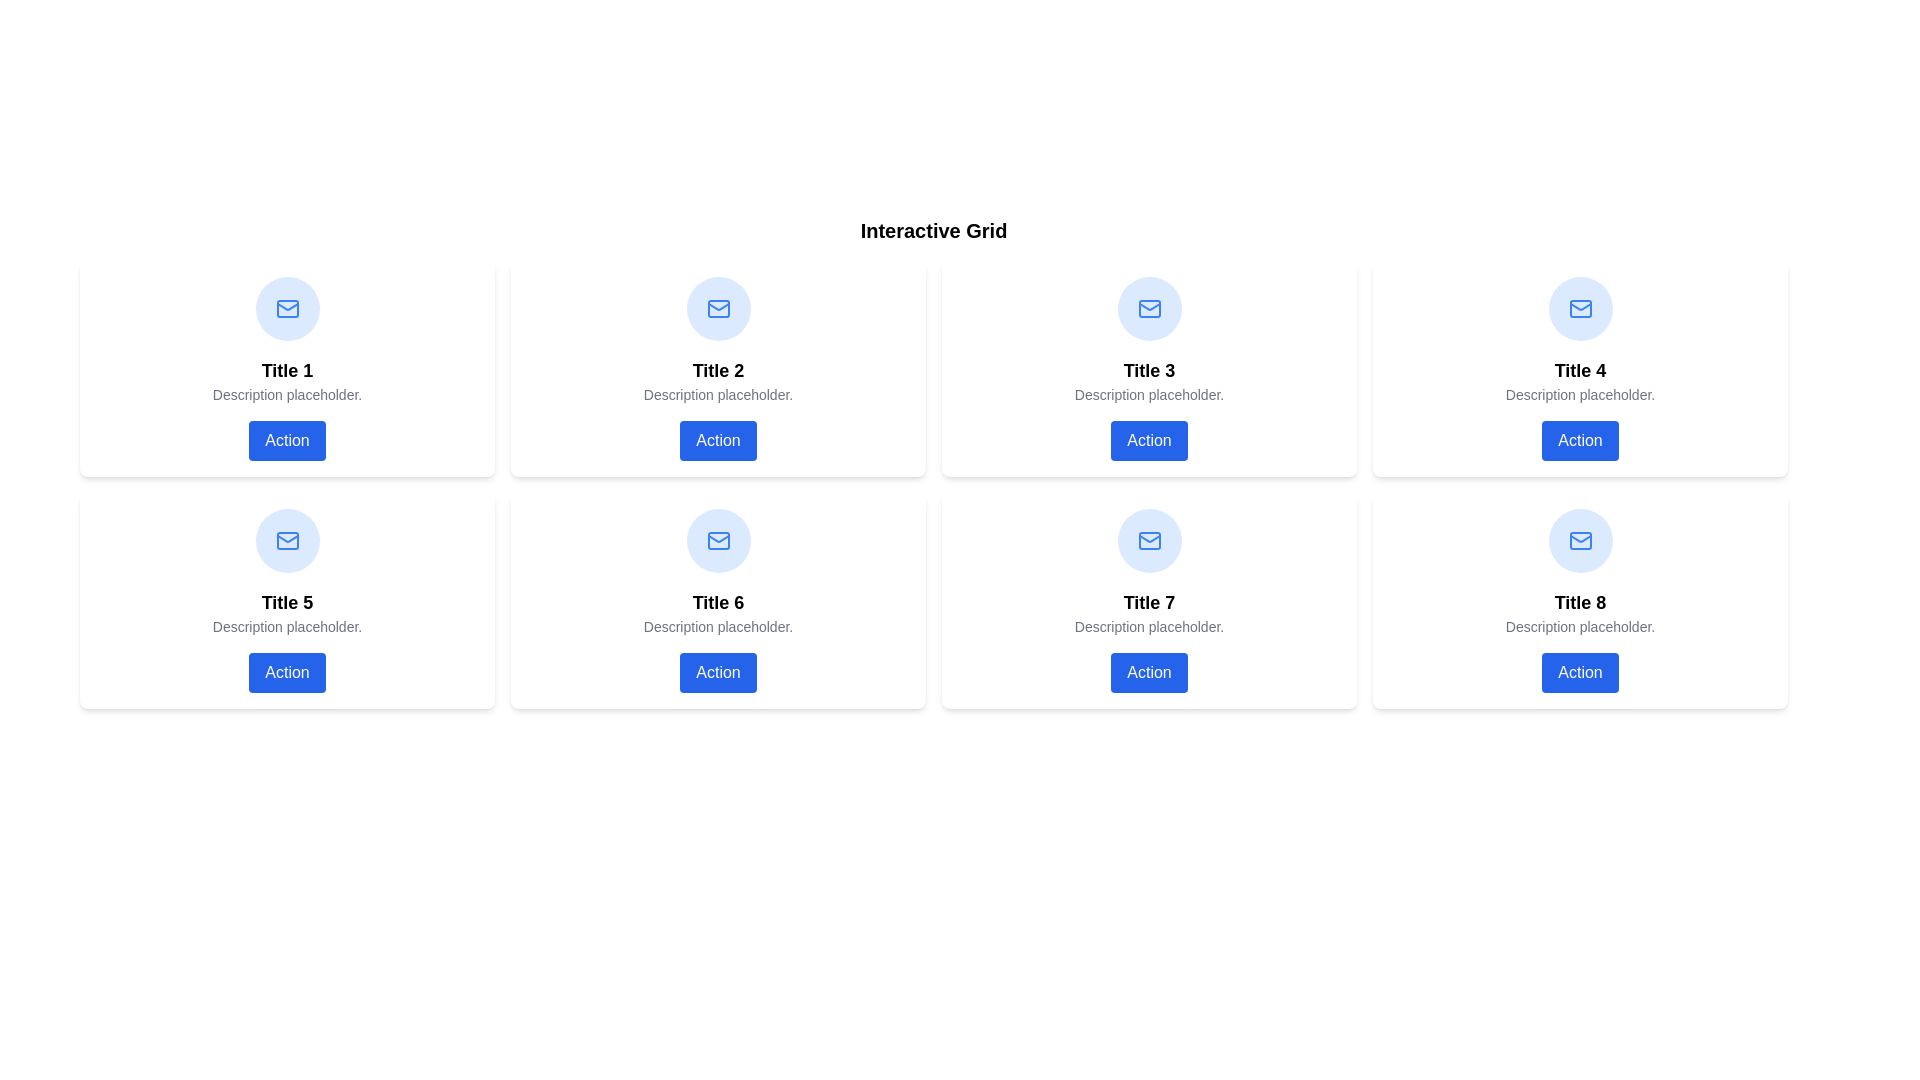  I want to click on the blue rectangular button labeled 'Action' located at the bottom-center of the card titled 'Title 7', so click(1149, 672).